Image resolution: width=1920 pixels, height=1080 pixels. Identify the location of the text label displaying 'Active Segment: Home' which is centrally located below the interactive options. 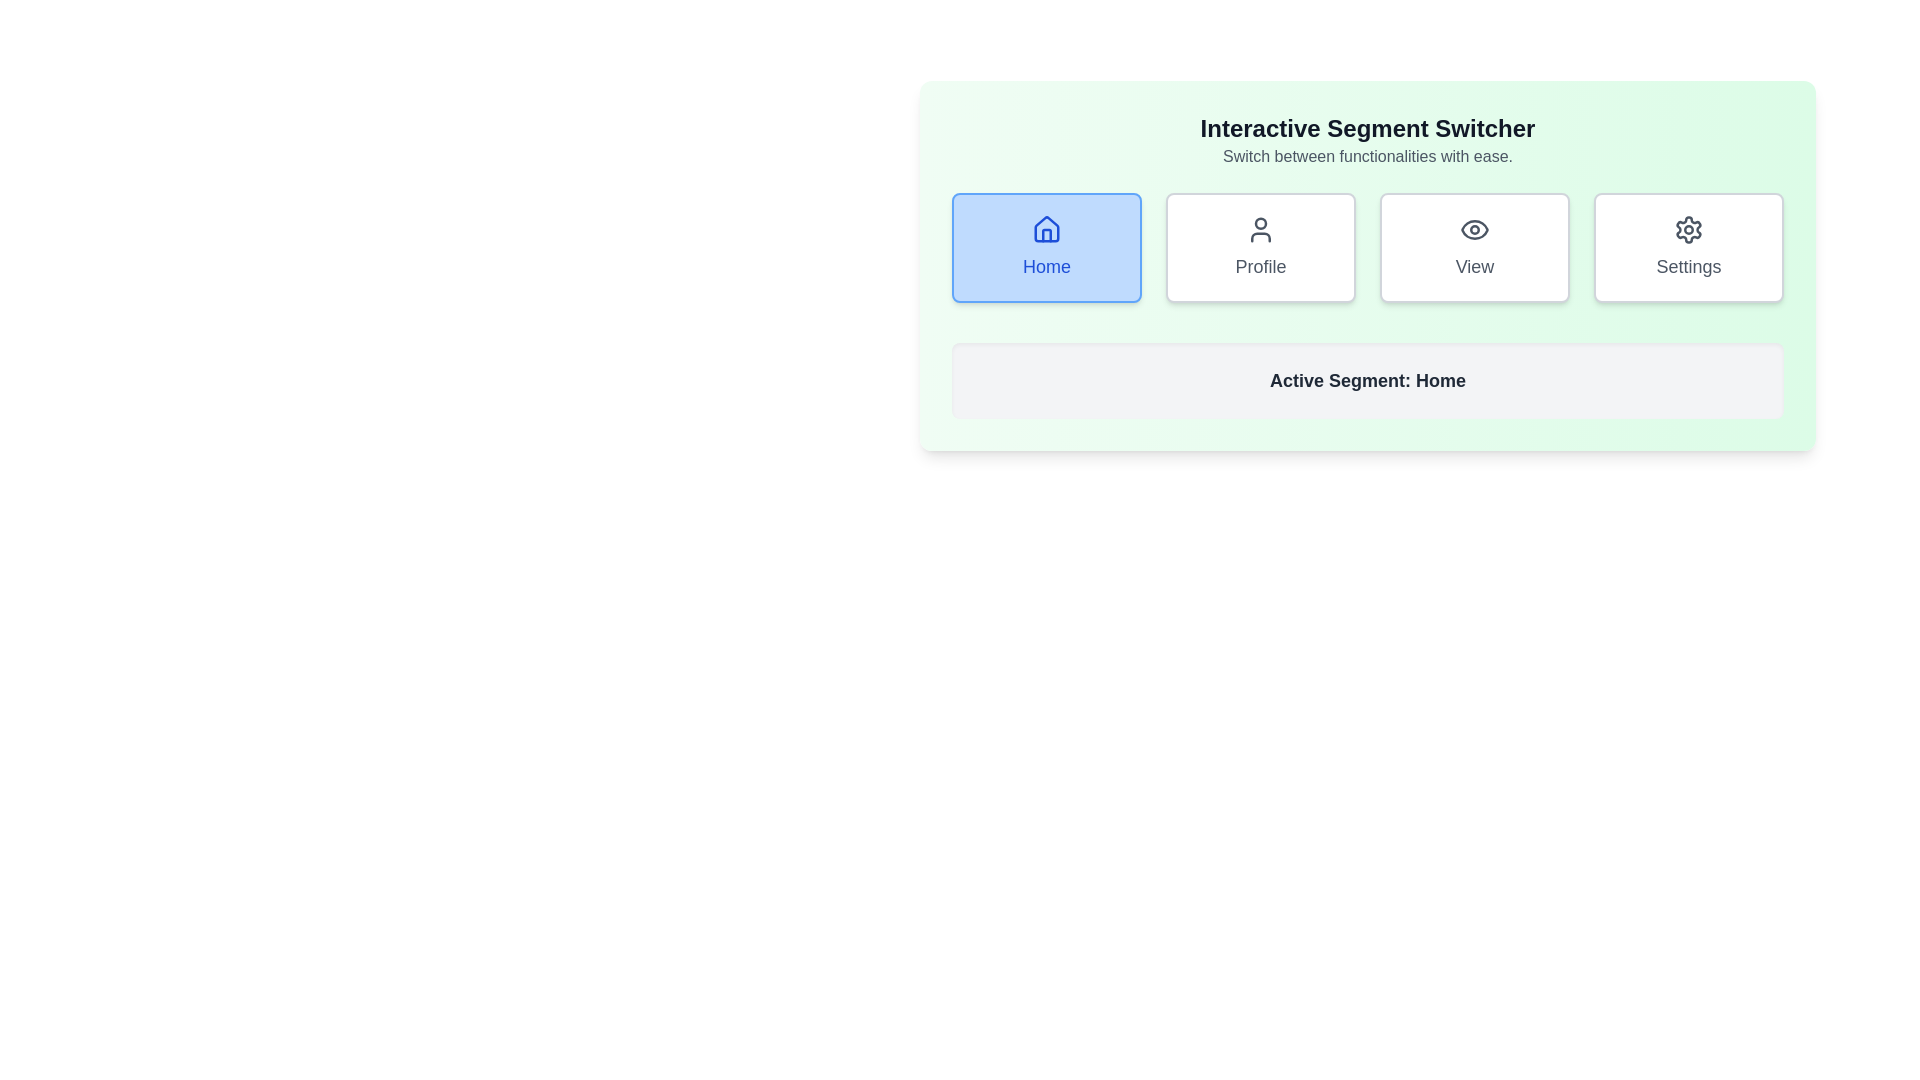
(1367, 381).